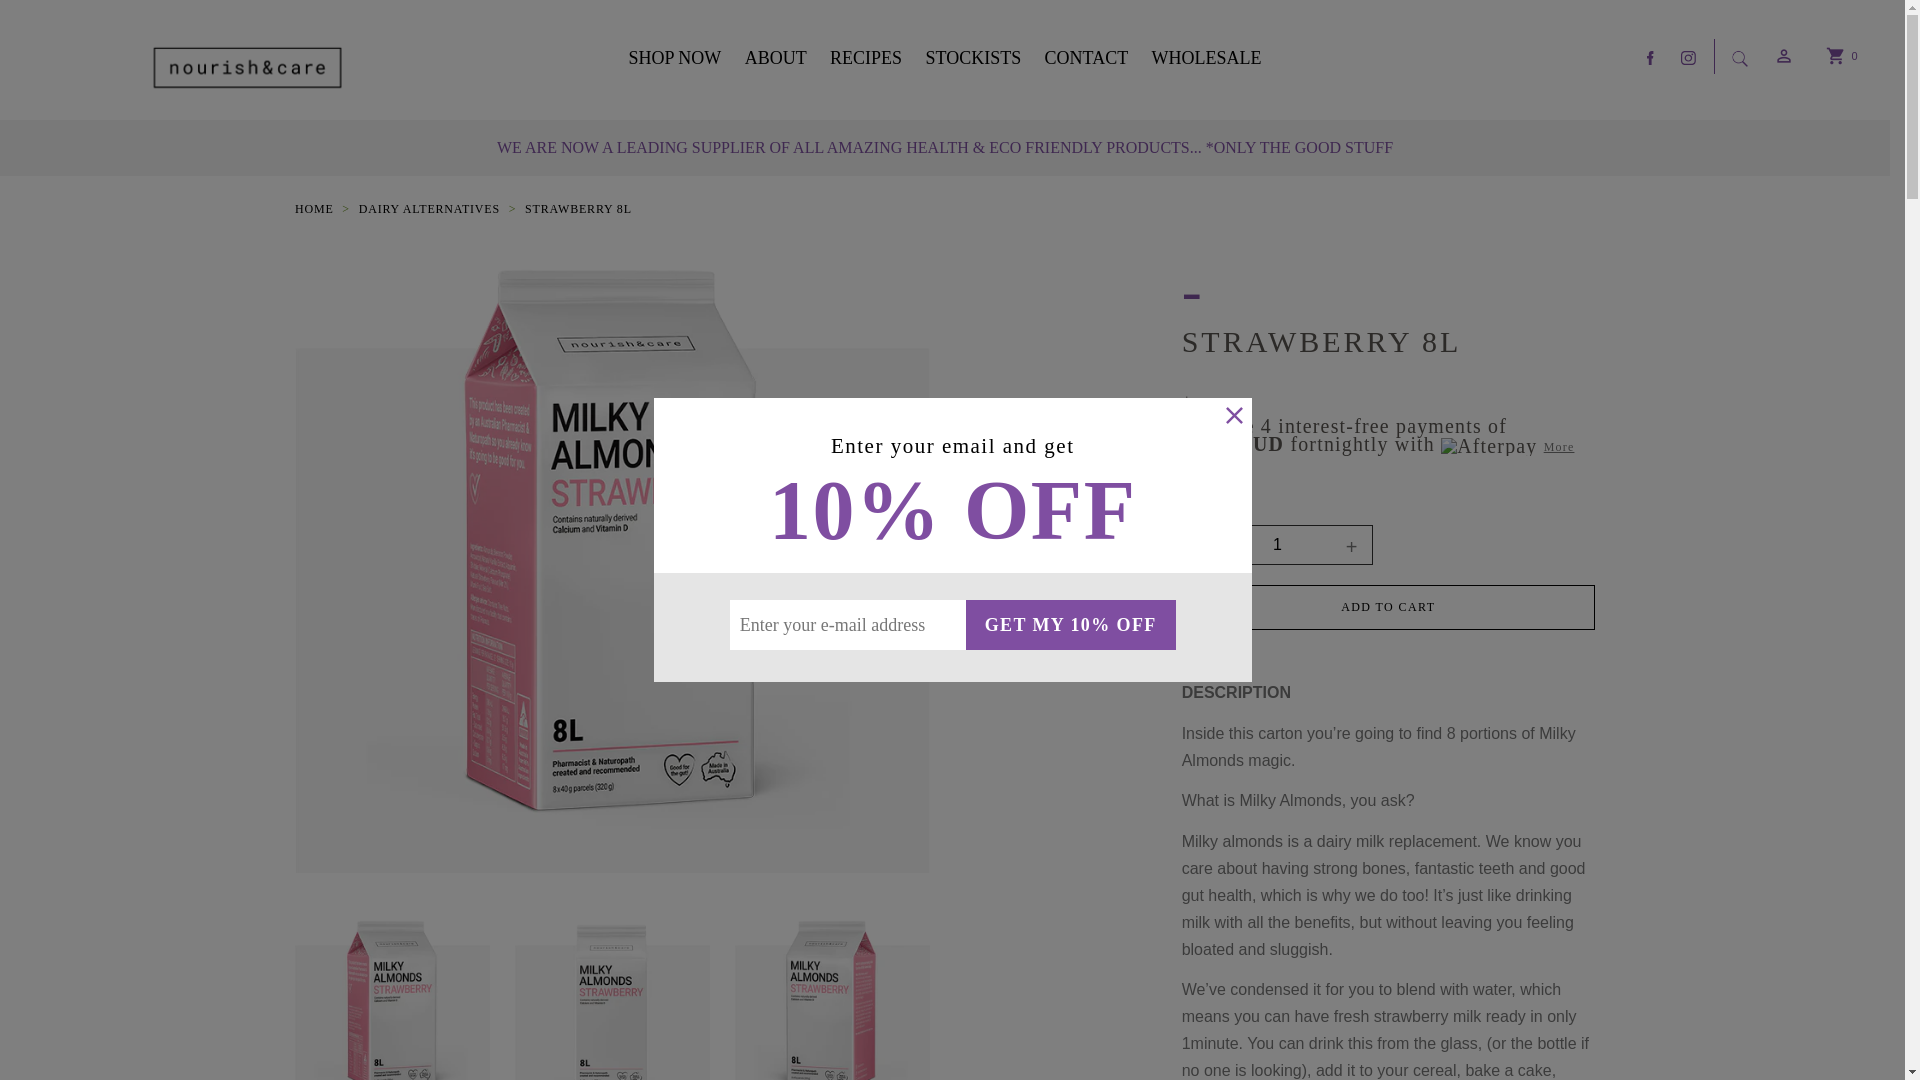 This screenshot has height=1080, width=1920. Describe the element at coordinates (428, 208) in the screenshot. I see `'DAIRY ALTERNATIVES'` at that location.